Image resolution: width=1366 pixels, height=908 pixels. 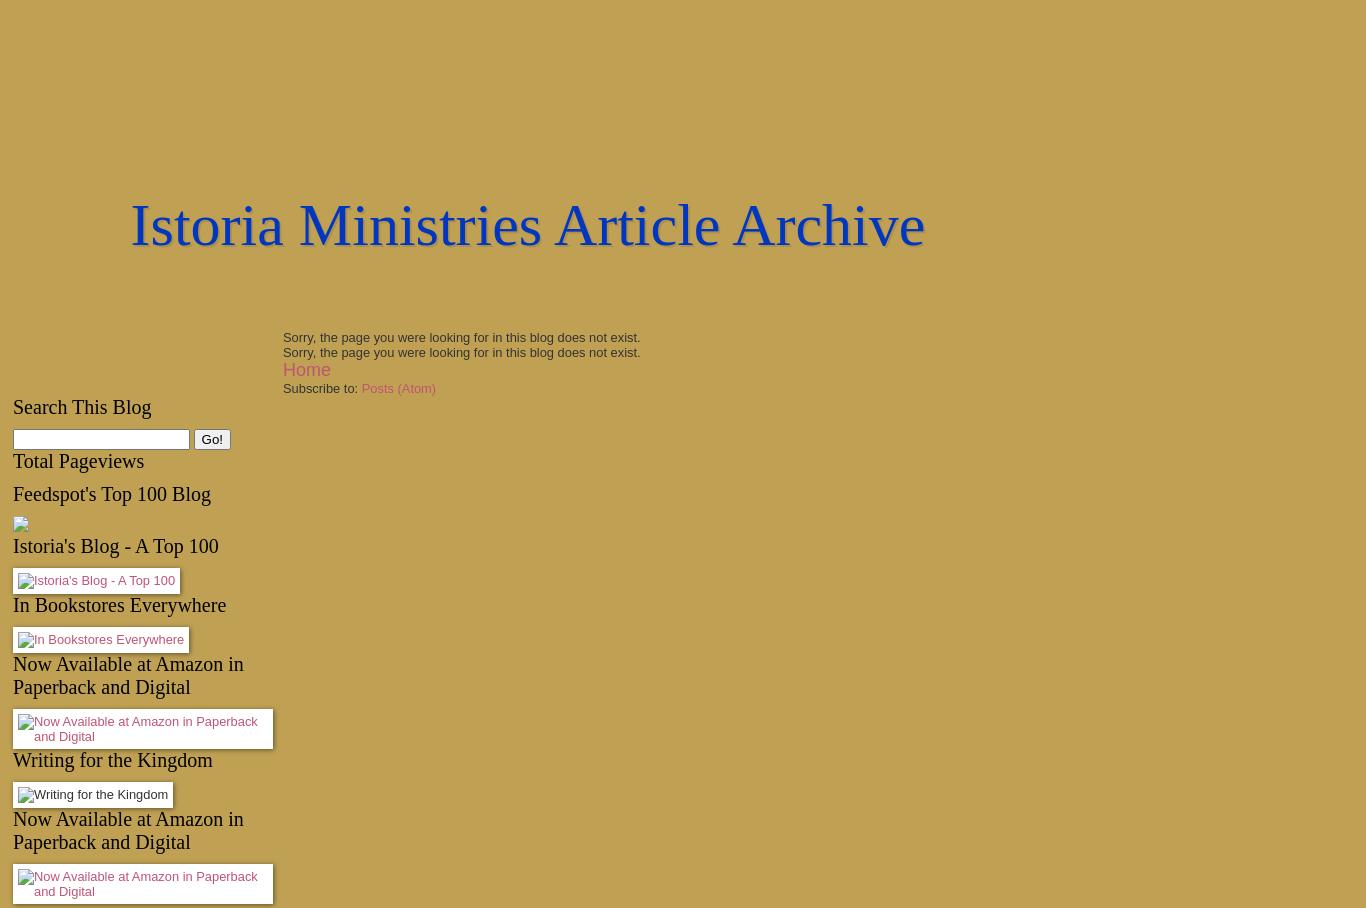 I want to click on 'Istoria Ministries Article Archive', so click(x=527, y=225).